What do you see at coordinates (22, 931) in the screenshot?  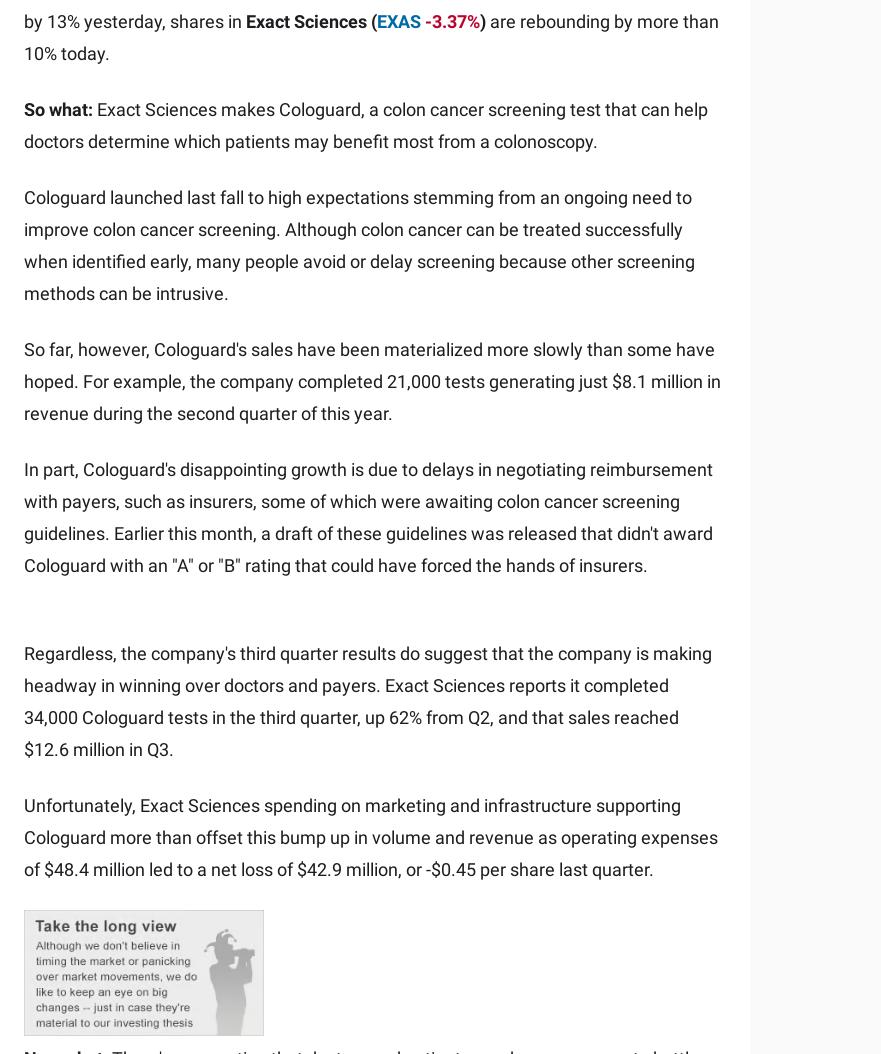 I see `'Terms and Conditions'` at bounding box center [22, 931].